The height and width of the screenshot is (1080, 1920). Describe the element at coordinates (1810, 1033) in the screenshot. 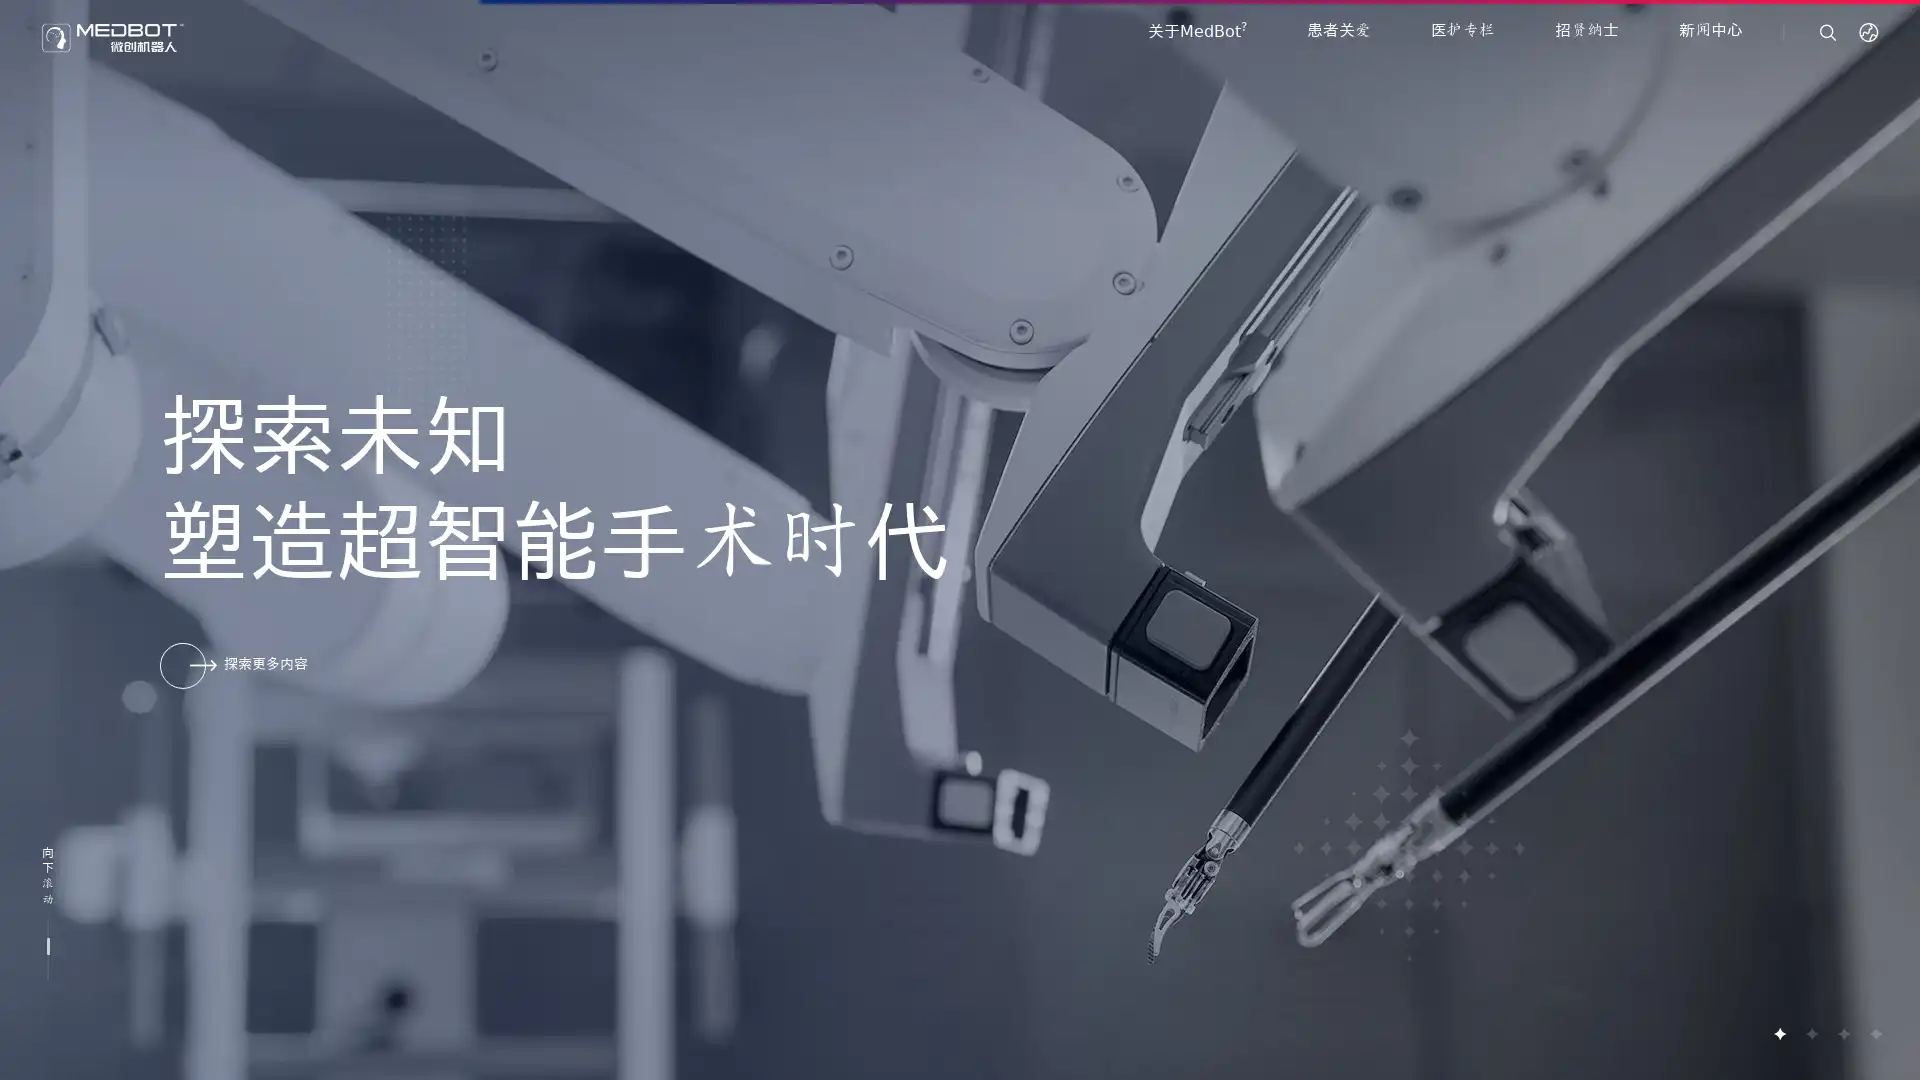

I see `Go to slide 2` at that location.